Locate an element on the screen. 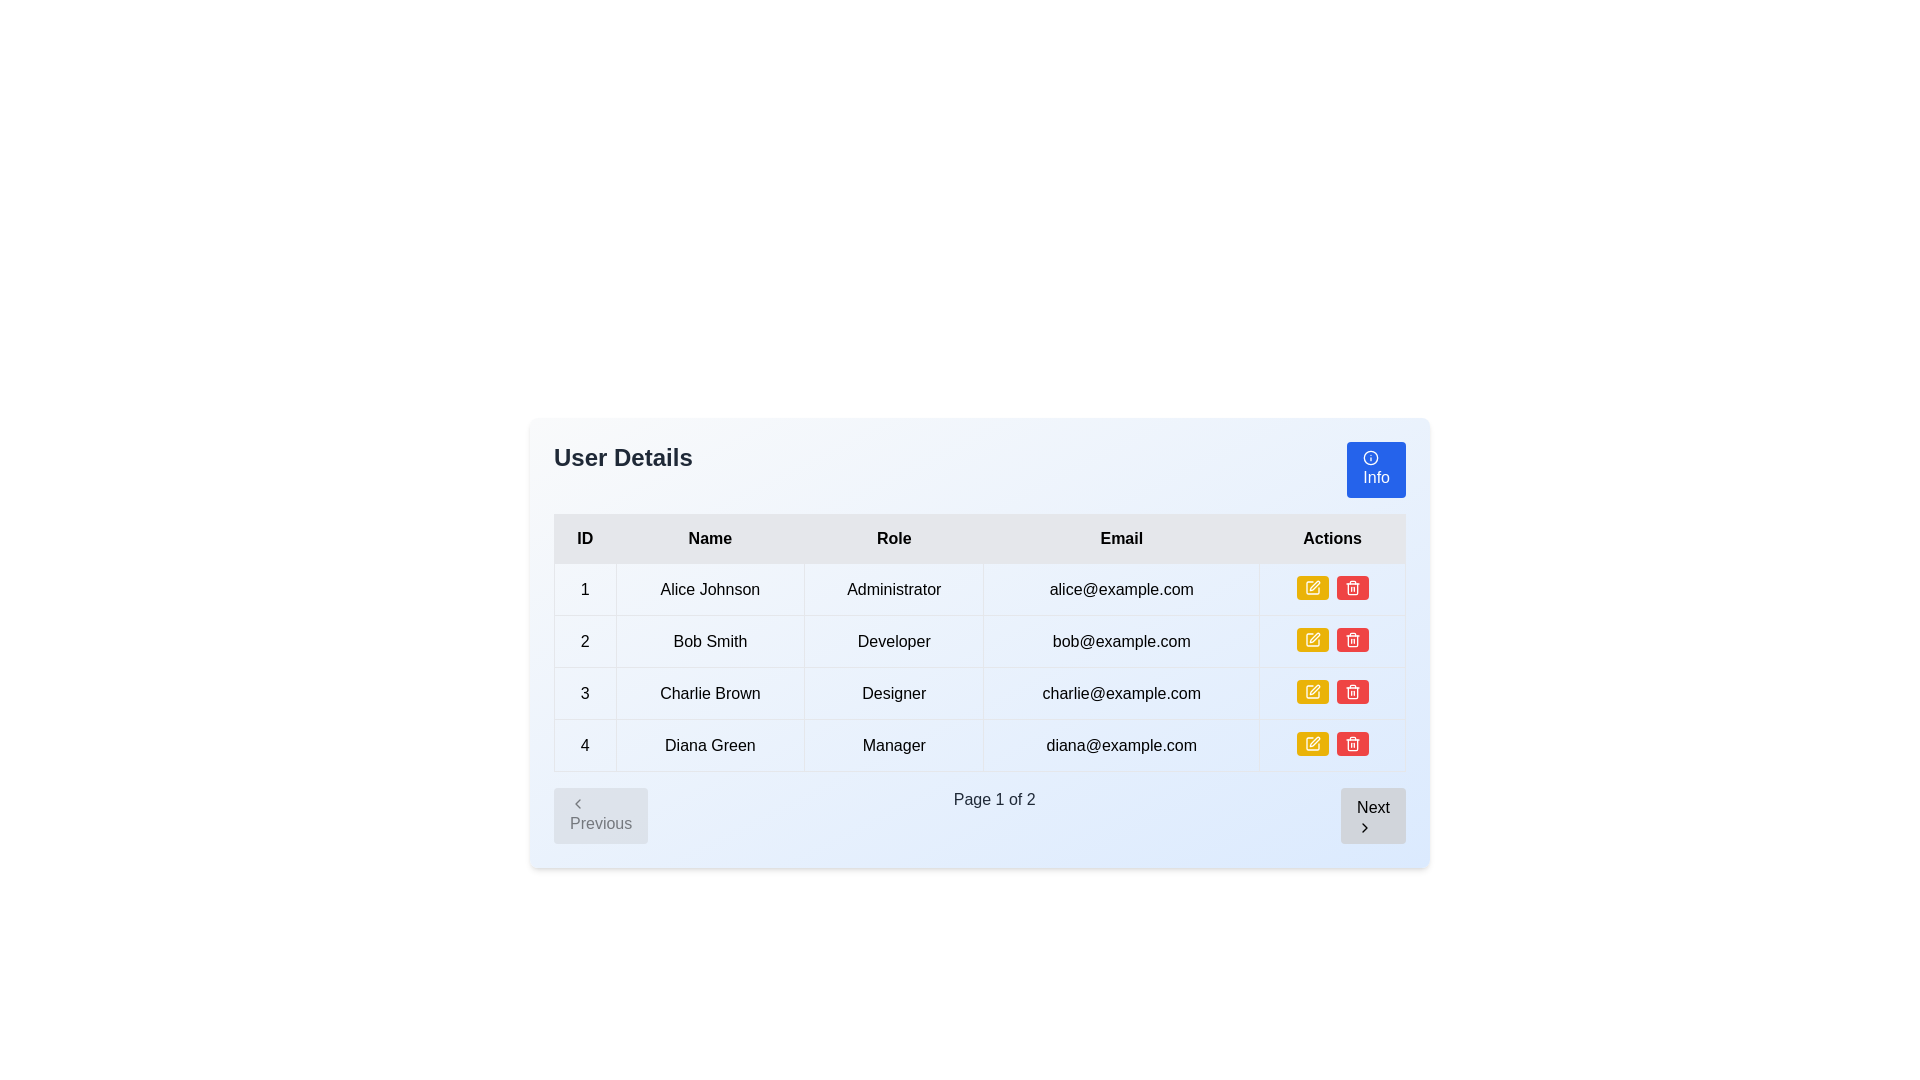  the trash can icon located in the 'Actions' column for the second row in the table is located at coordinates (1352, 692).